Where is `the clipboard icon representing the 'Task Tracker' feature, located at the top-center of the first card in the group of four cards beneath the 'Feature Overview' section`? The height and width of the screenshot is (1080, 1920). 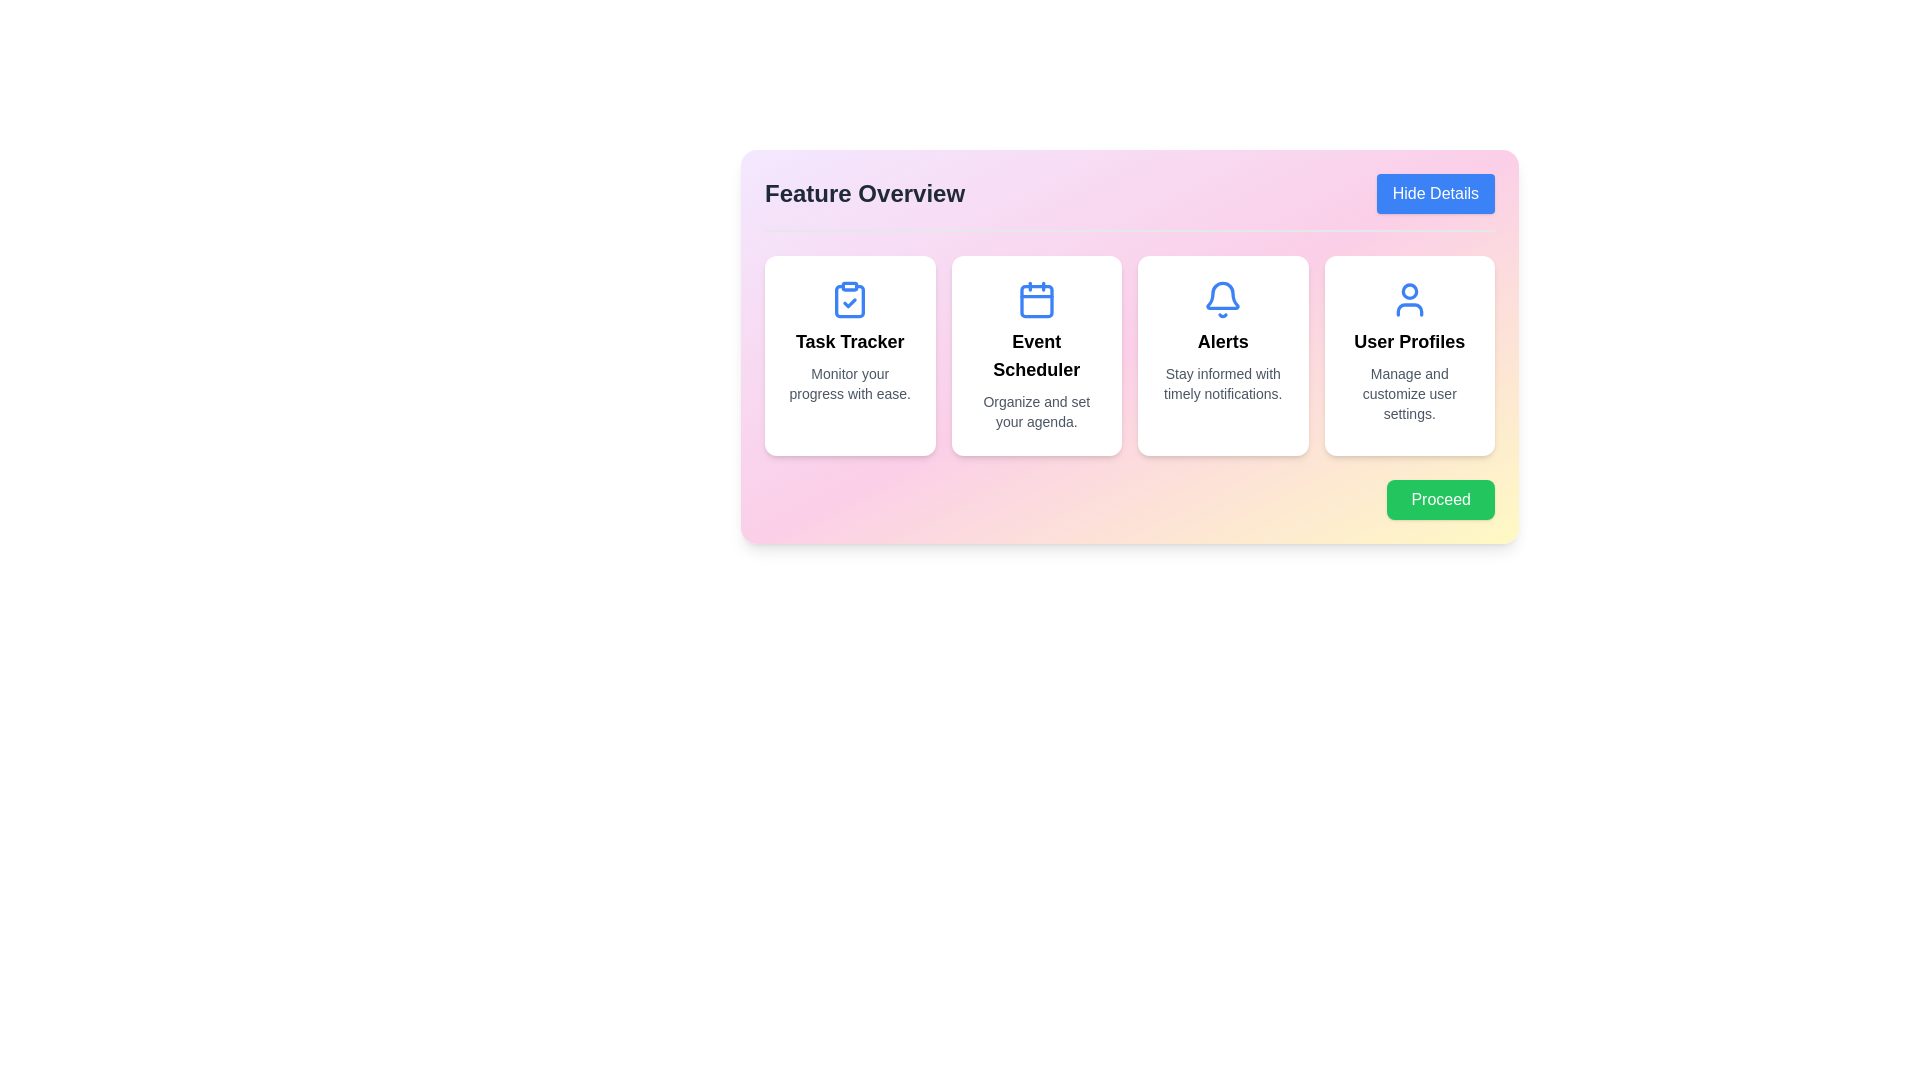 the clipboard icon representing the 'Task Tracker' feature, located at the top-center of the first card in the group of four cards beneath the 'Feature Overview' section is located at coordinates (850, 300).